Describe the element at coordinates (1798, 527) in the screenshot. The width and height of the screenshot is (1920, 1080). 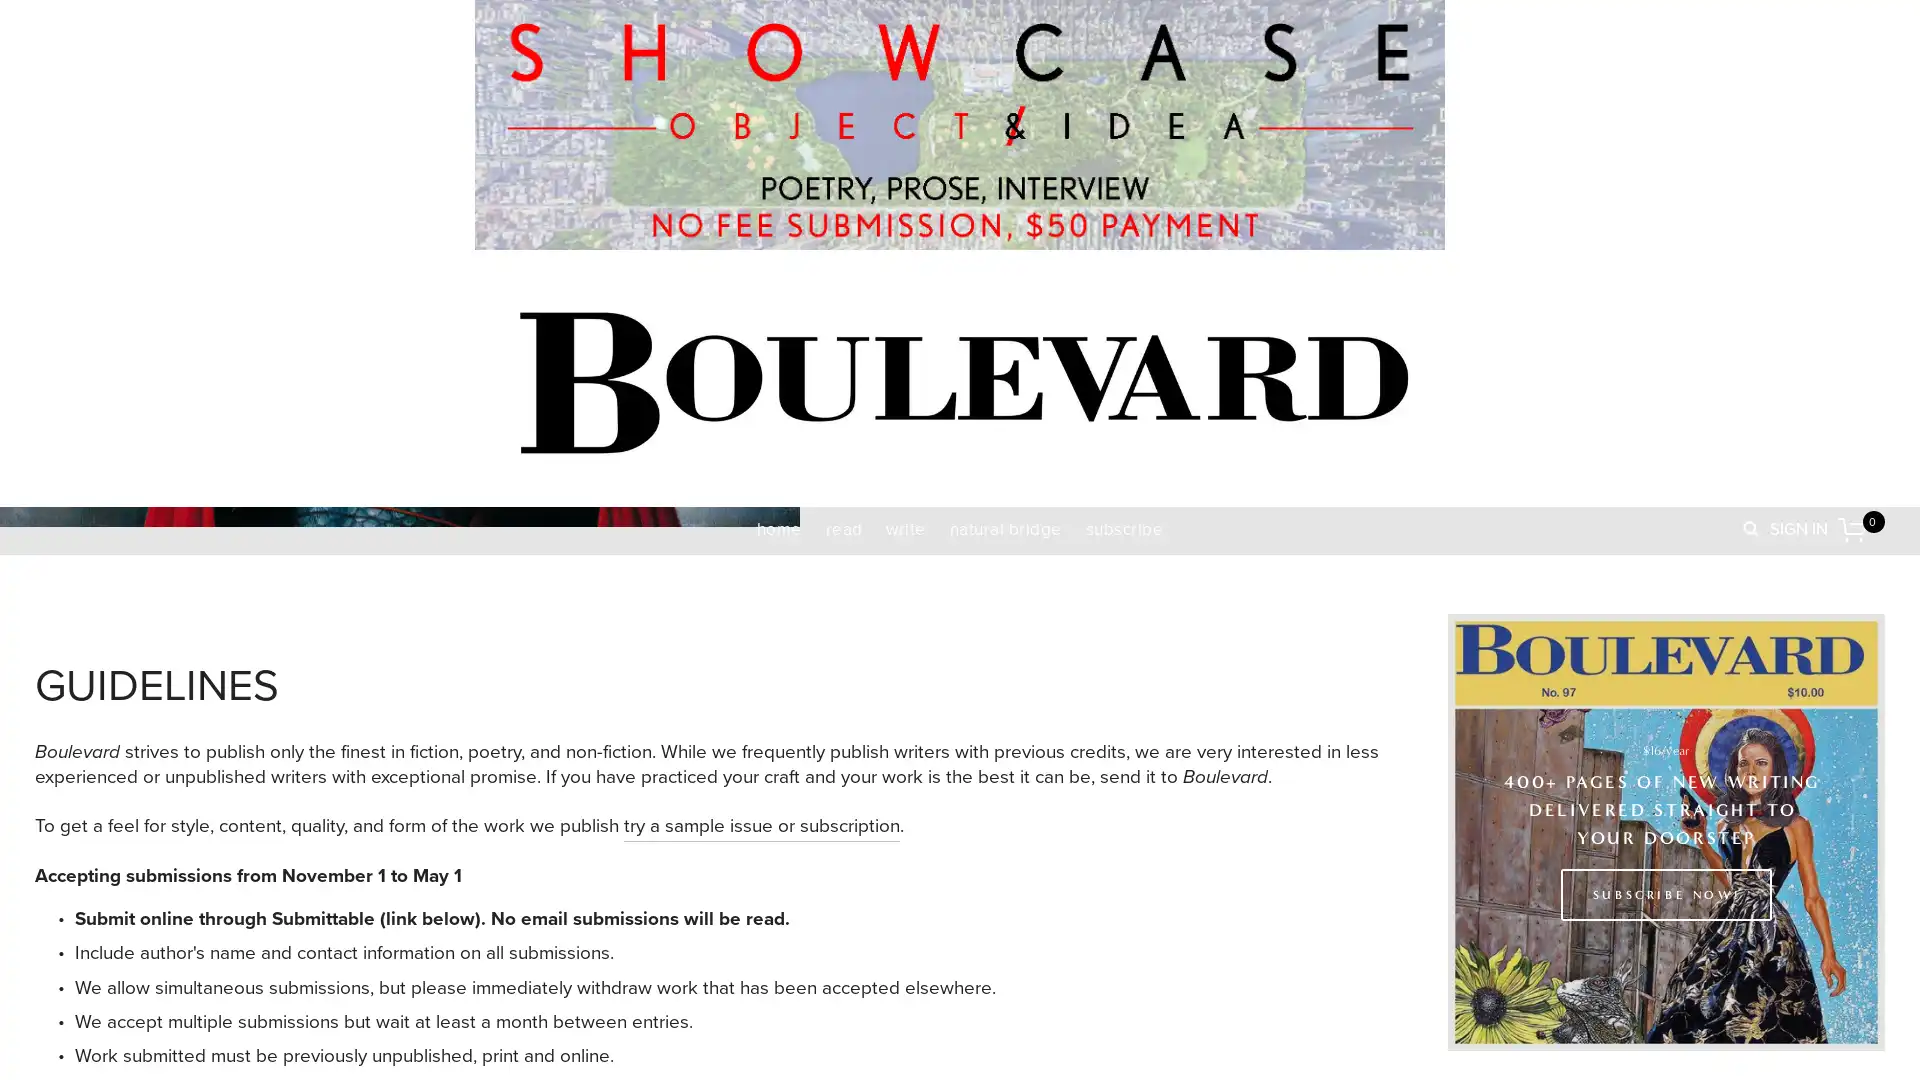
I see `SIGN IN` at that location.